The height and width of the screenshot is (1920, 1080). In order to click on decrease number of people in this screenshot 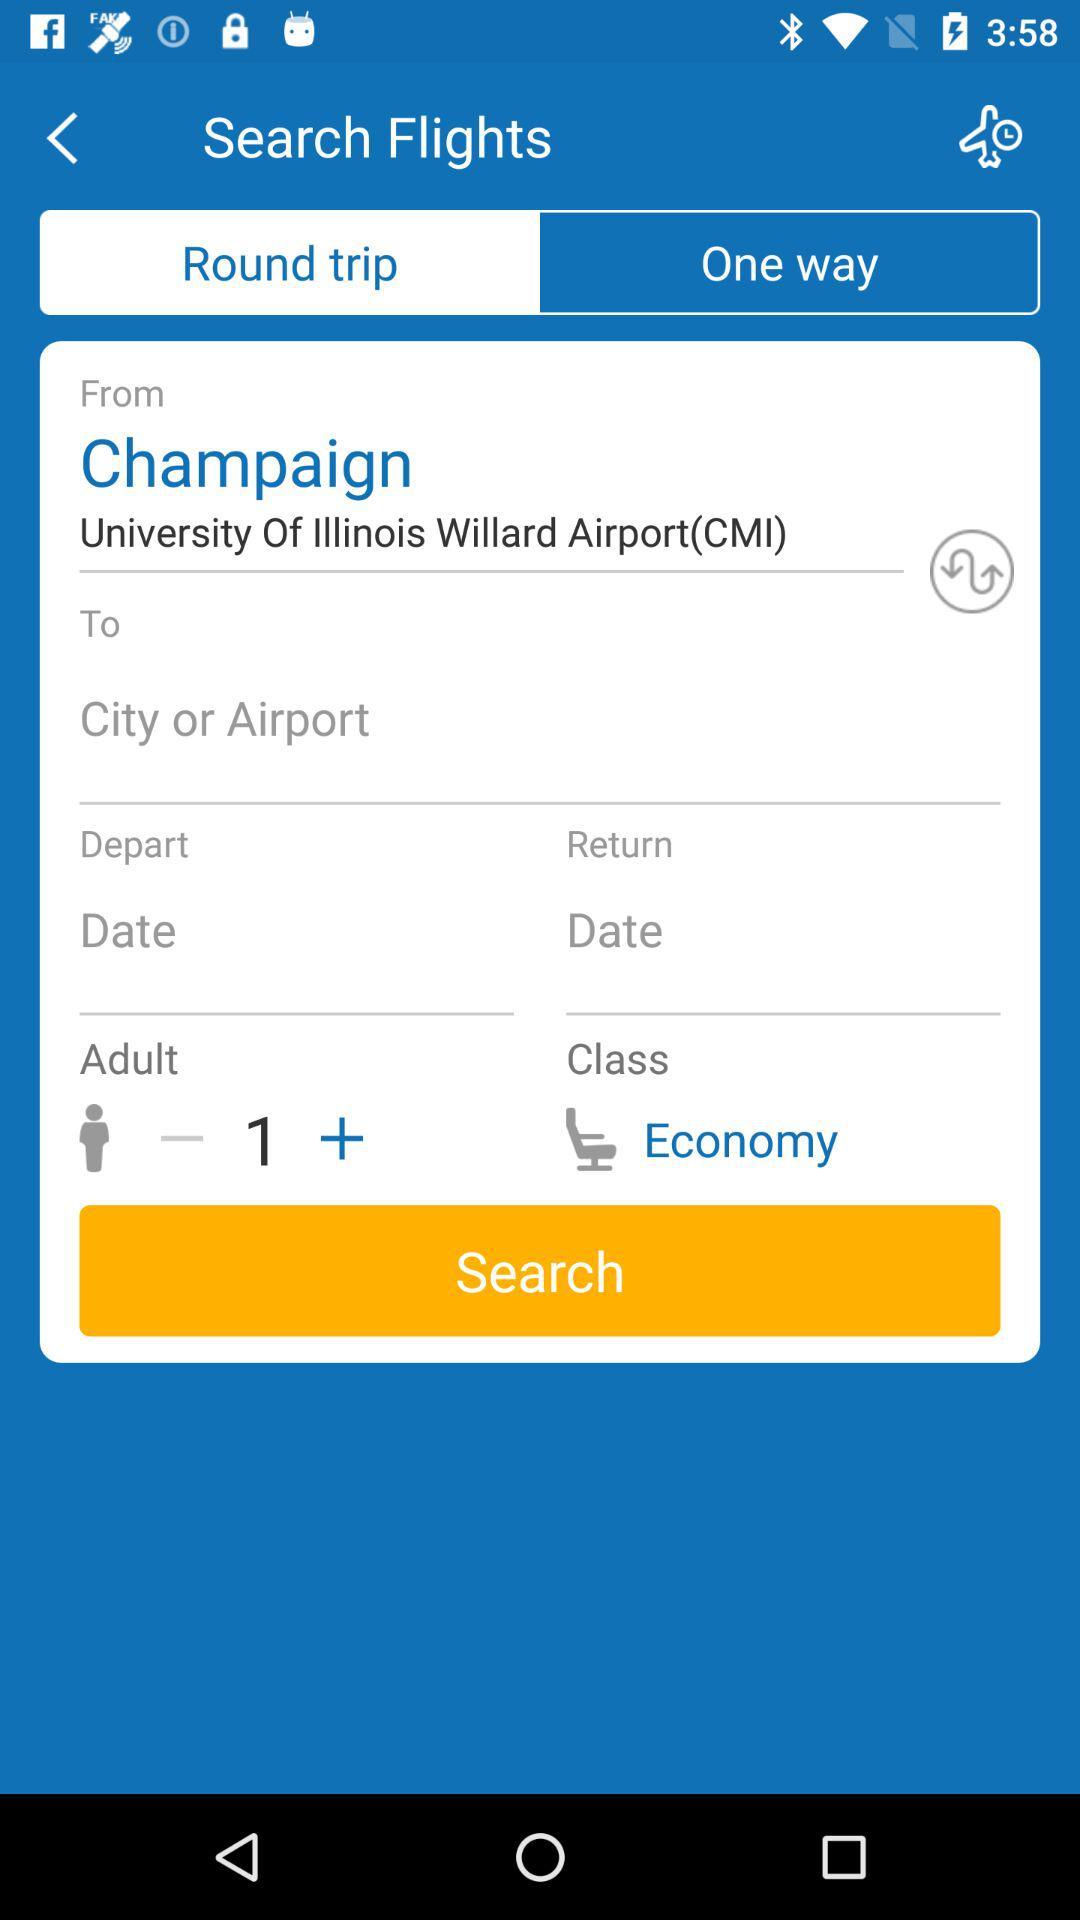, I will do `click(189, 1138)`.